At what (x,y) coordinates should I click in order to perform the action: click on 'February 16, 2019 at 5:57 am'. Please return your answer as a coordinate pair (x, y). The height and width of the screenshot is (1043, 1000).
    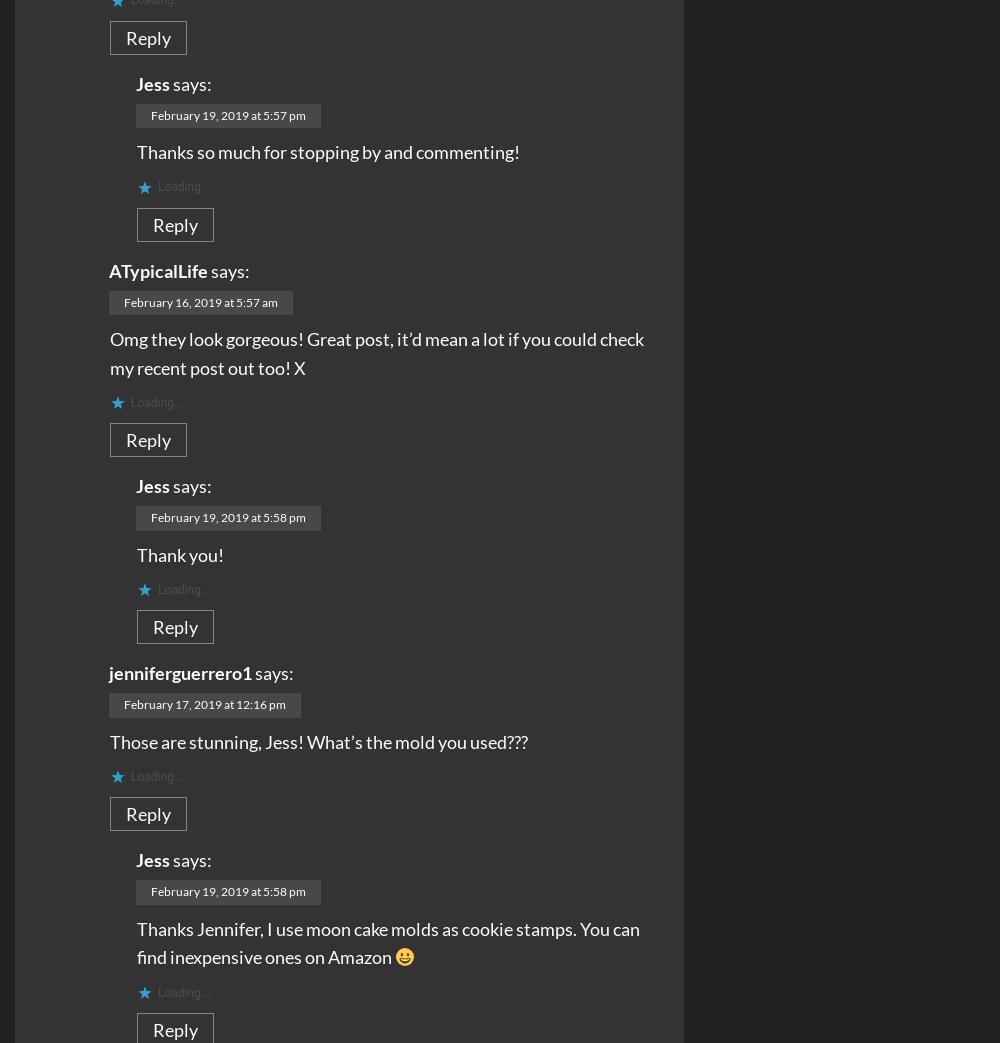
    Looking at the image, I should click on (200, 300).